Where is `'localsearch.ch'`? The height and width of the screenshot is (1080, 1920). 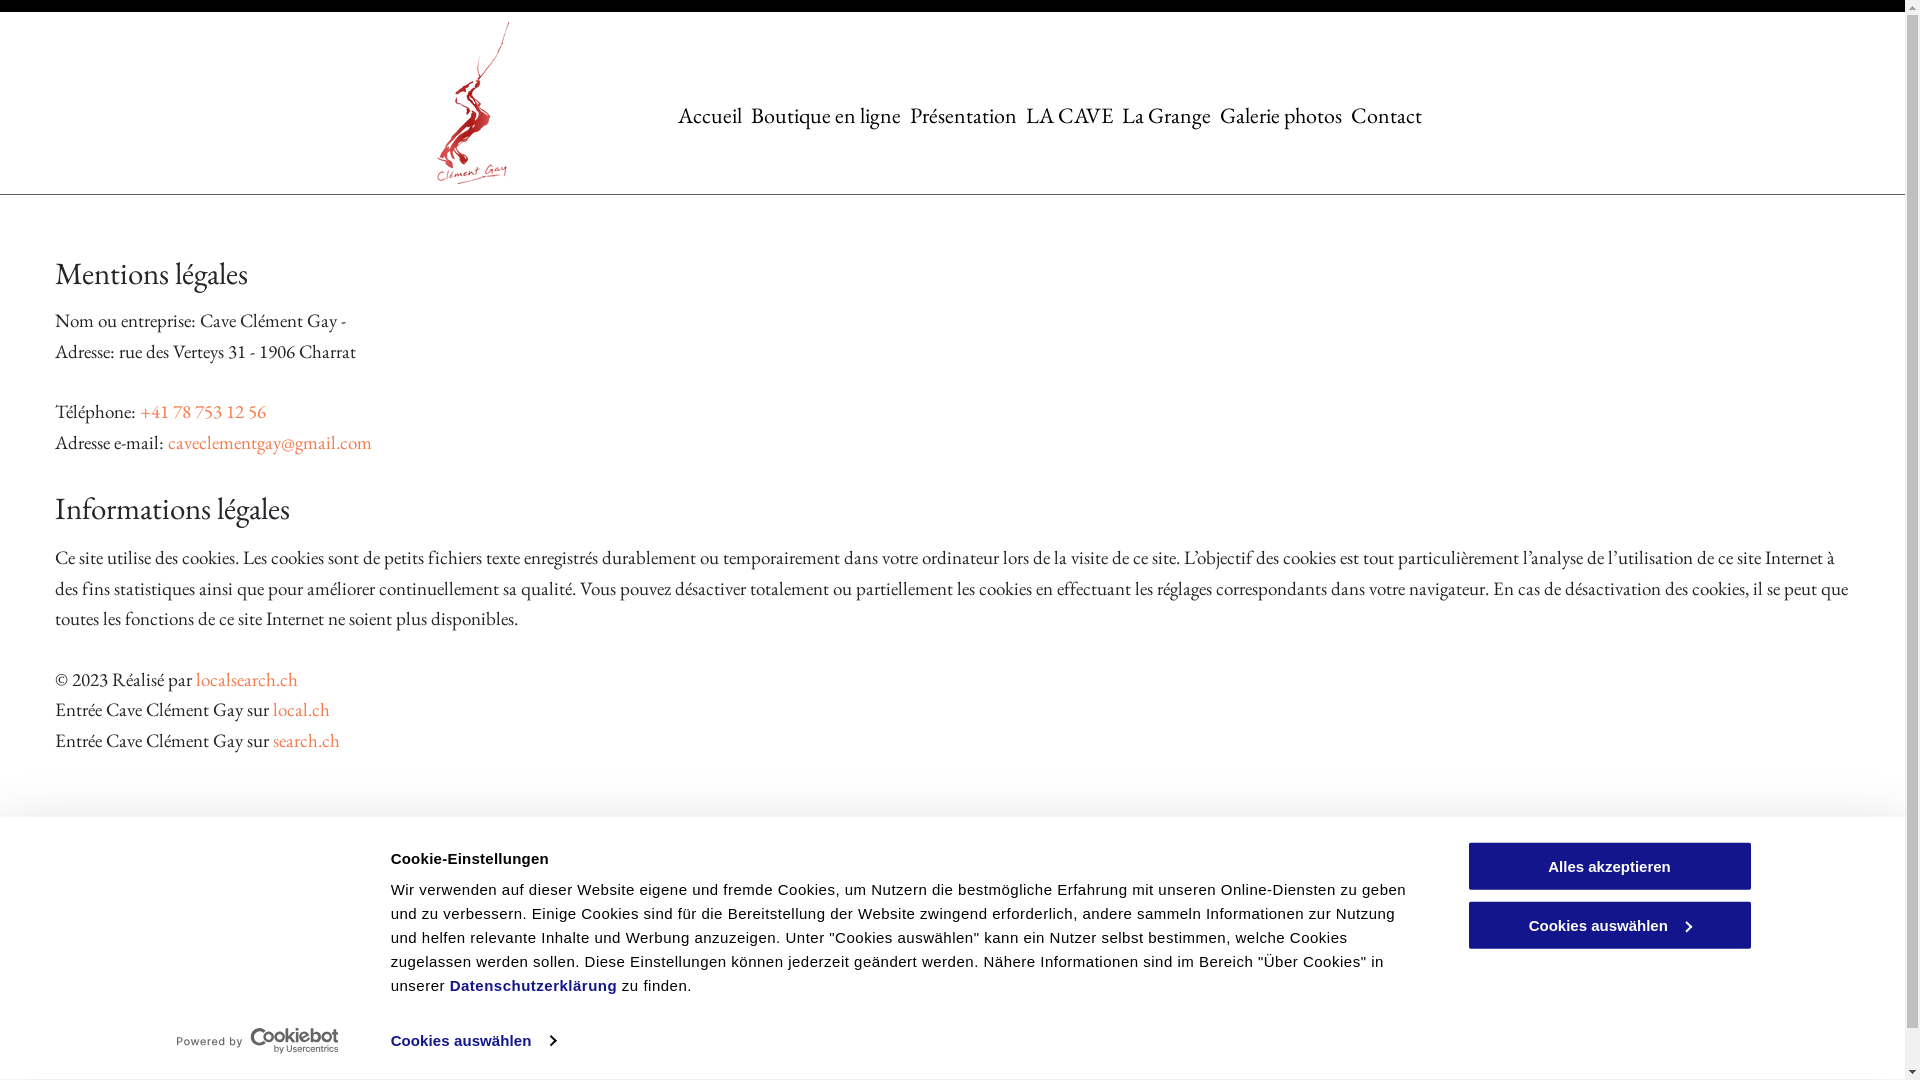 'localsearch.ch' is located at coordinates (196, 678).